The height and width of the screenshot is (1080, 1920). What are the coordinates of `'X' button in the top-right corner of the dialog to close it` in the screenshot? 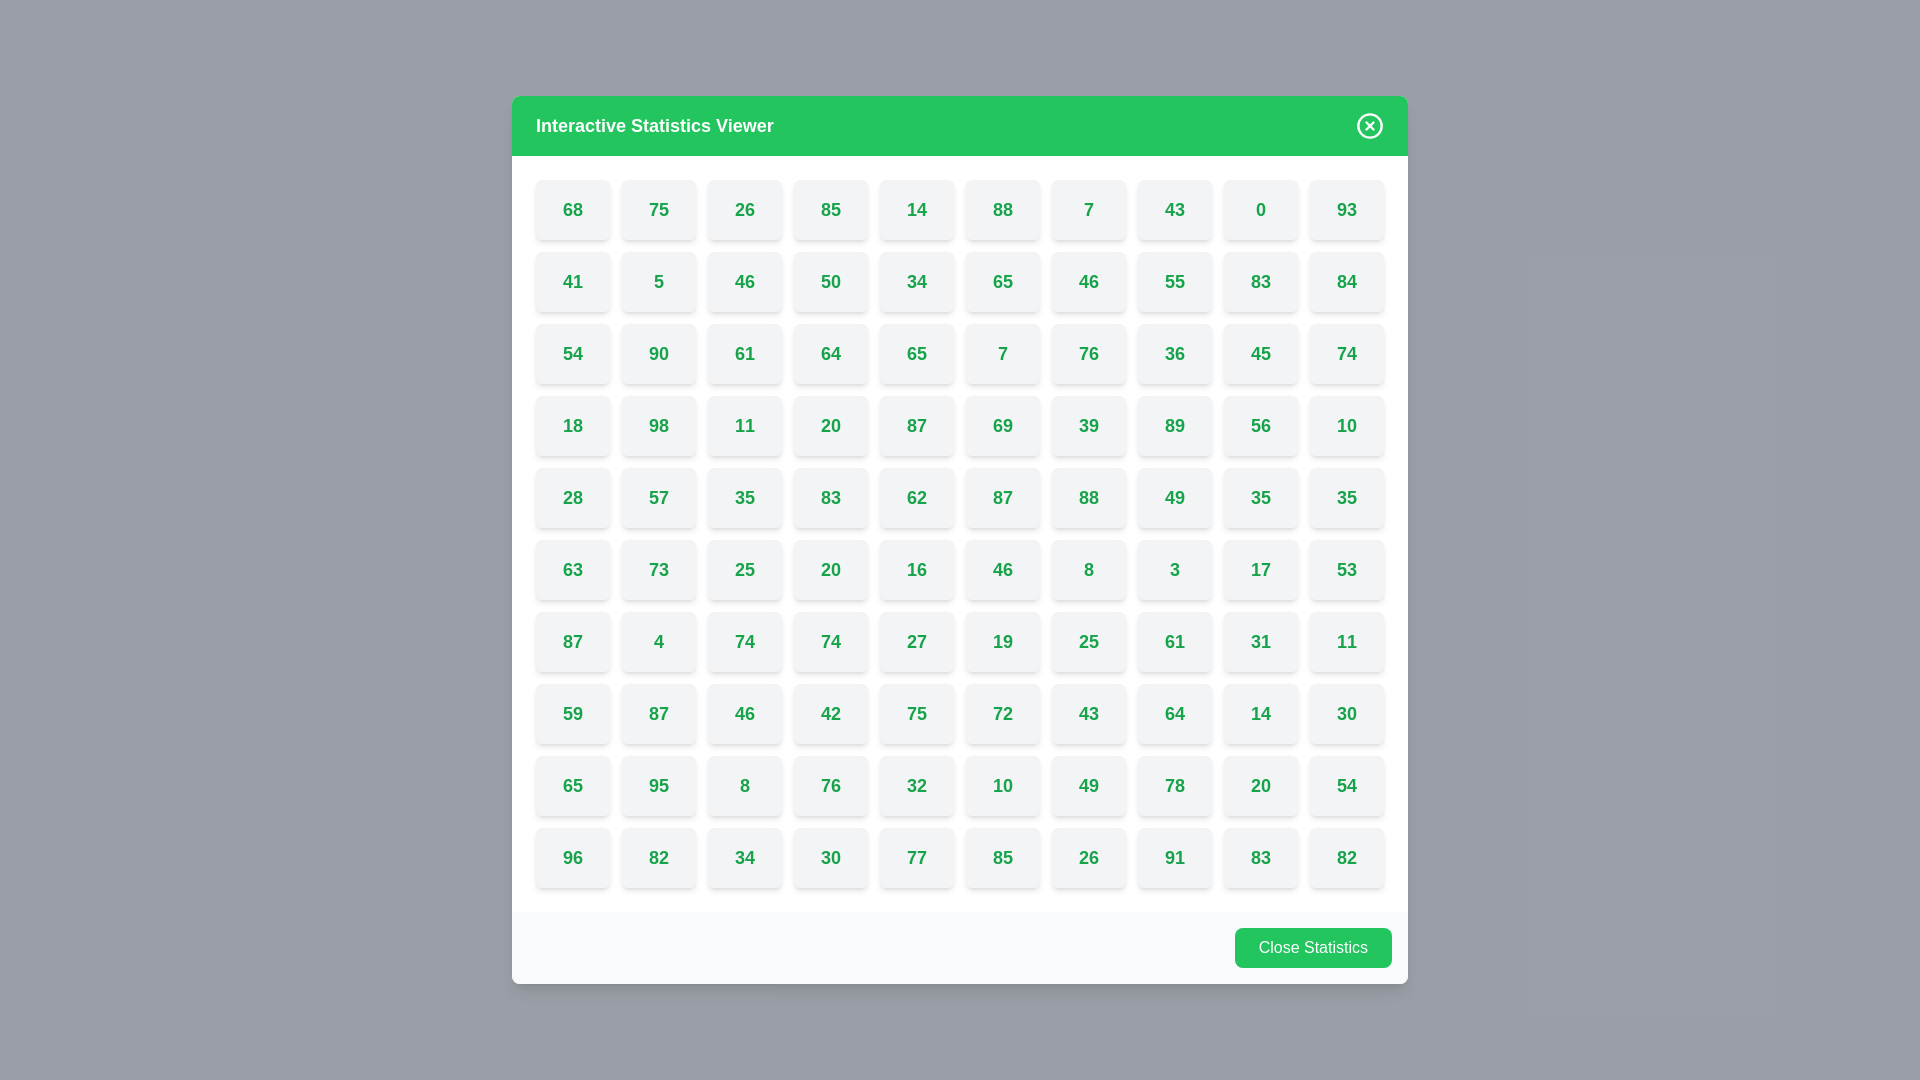 It's located at (1368, 126).